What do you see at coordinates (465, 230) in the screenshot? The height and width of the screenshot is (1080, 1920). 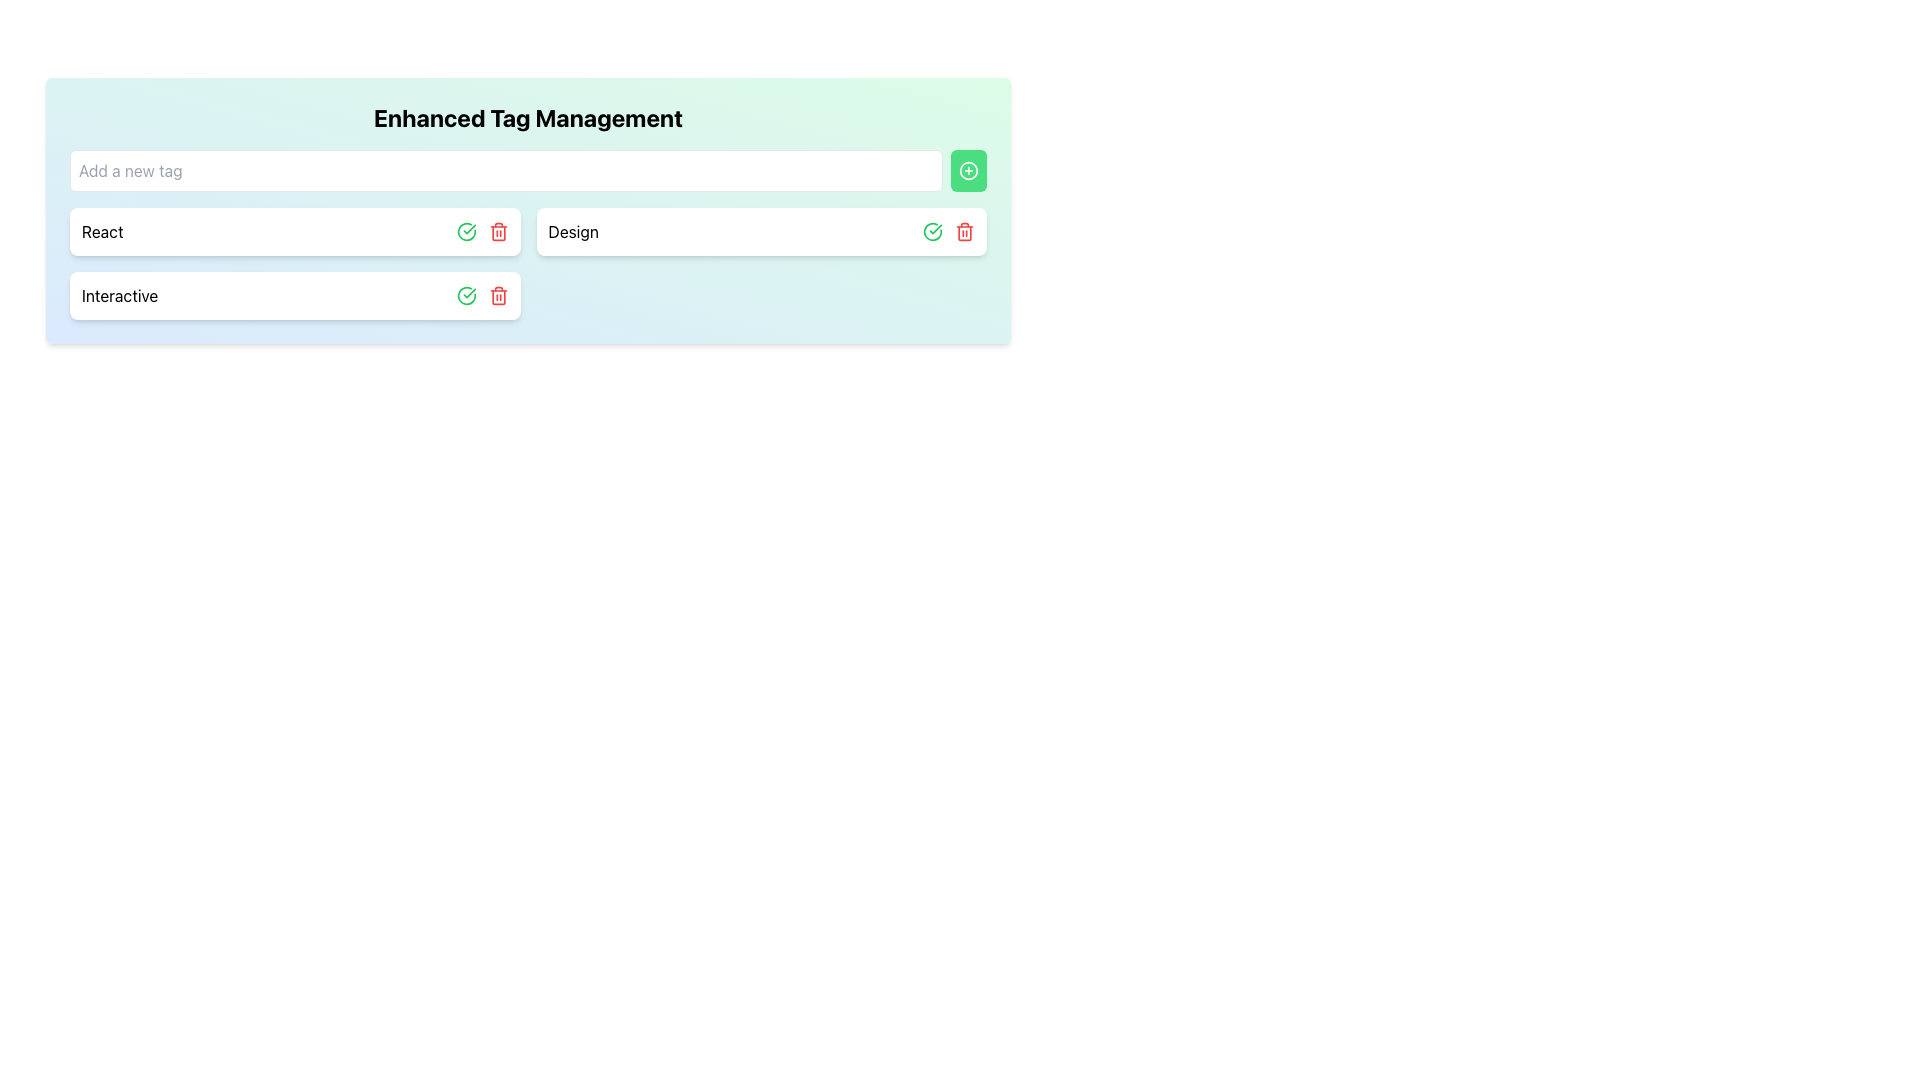 I see `the confirmation indicator icon that signals the successful addition or active status of the associated tag, located to the right of the 'Interactive' tag label` at bounding box center [465, 230].